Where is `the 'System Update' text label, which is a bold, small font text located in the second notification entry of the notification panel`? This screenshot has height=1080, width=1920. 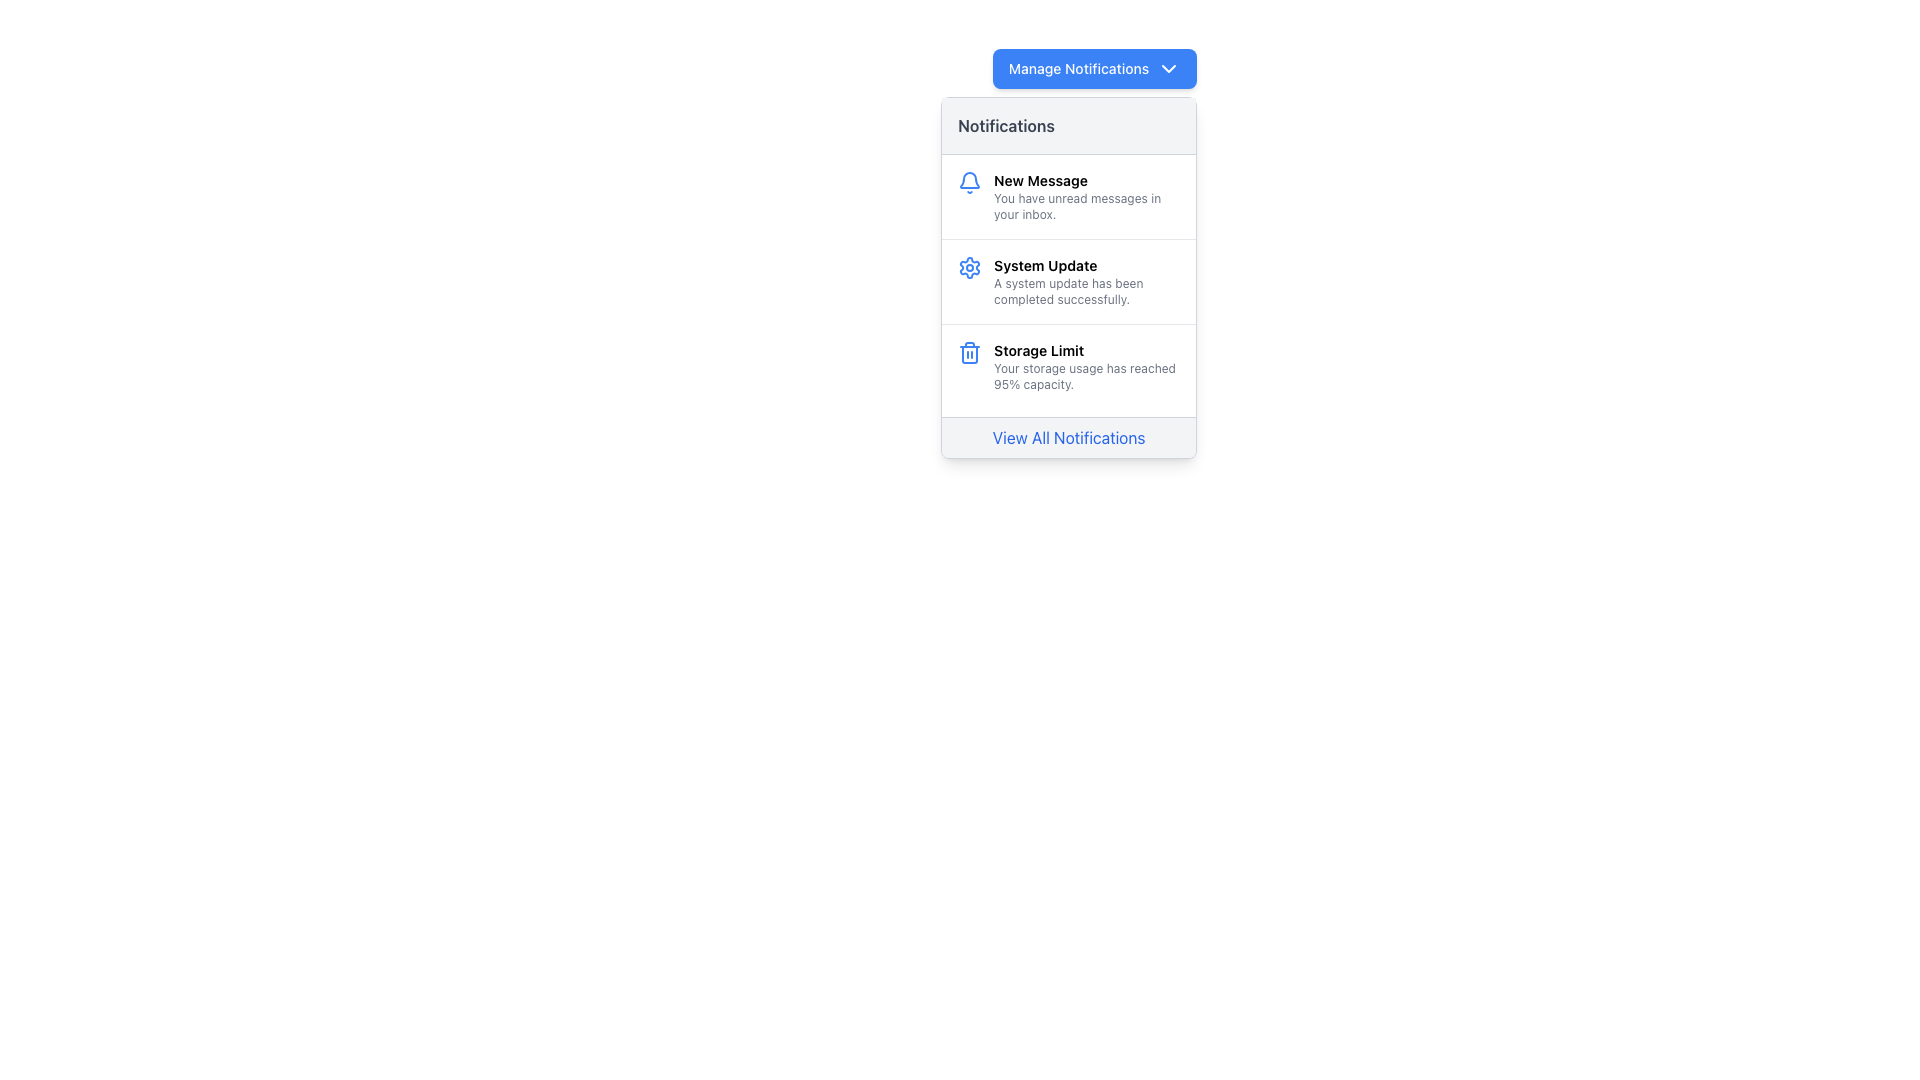
the 'System Update' text label, which is a bold, small font text located in the second notification entry of the notification panel is located at coordinates (1086, 265).